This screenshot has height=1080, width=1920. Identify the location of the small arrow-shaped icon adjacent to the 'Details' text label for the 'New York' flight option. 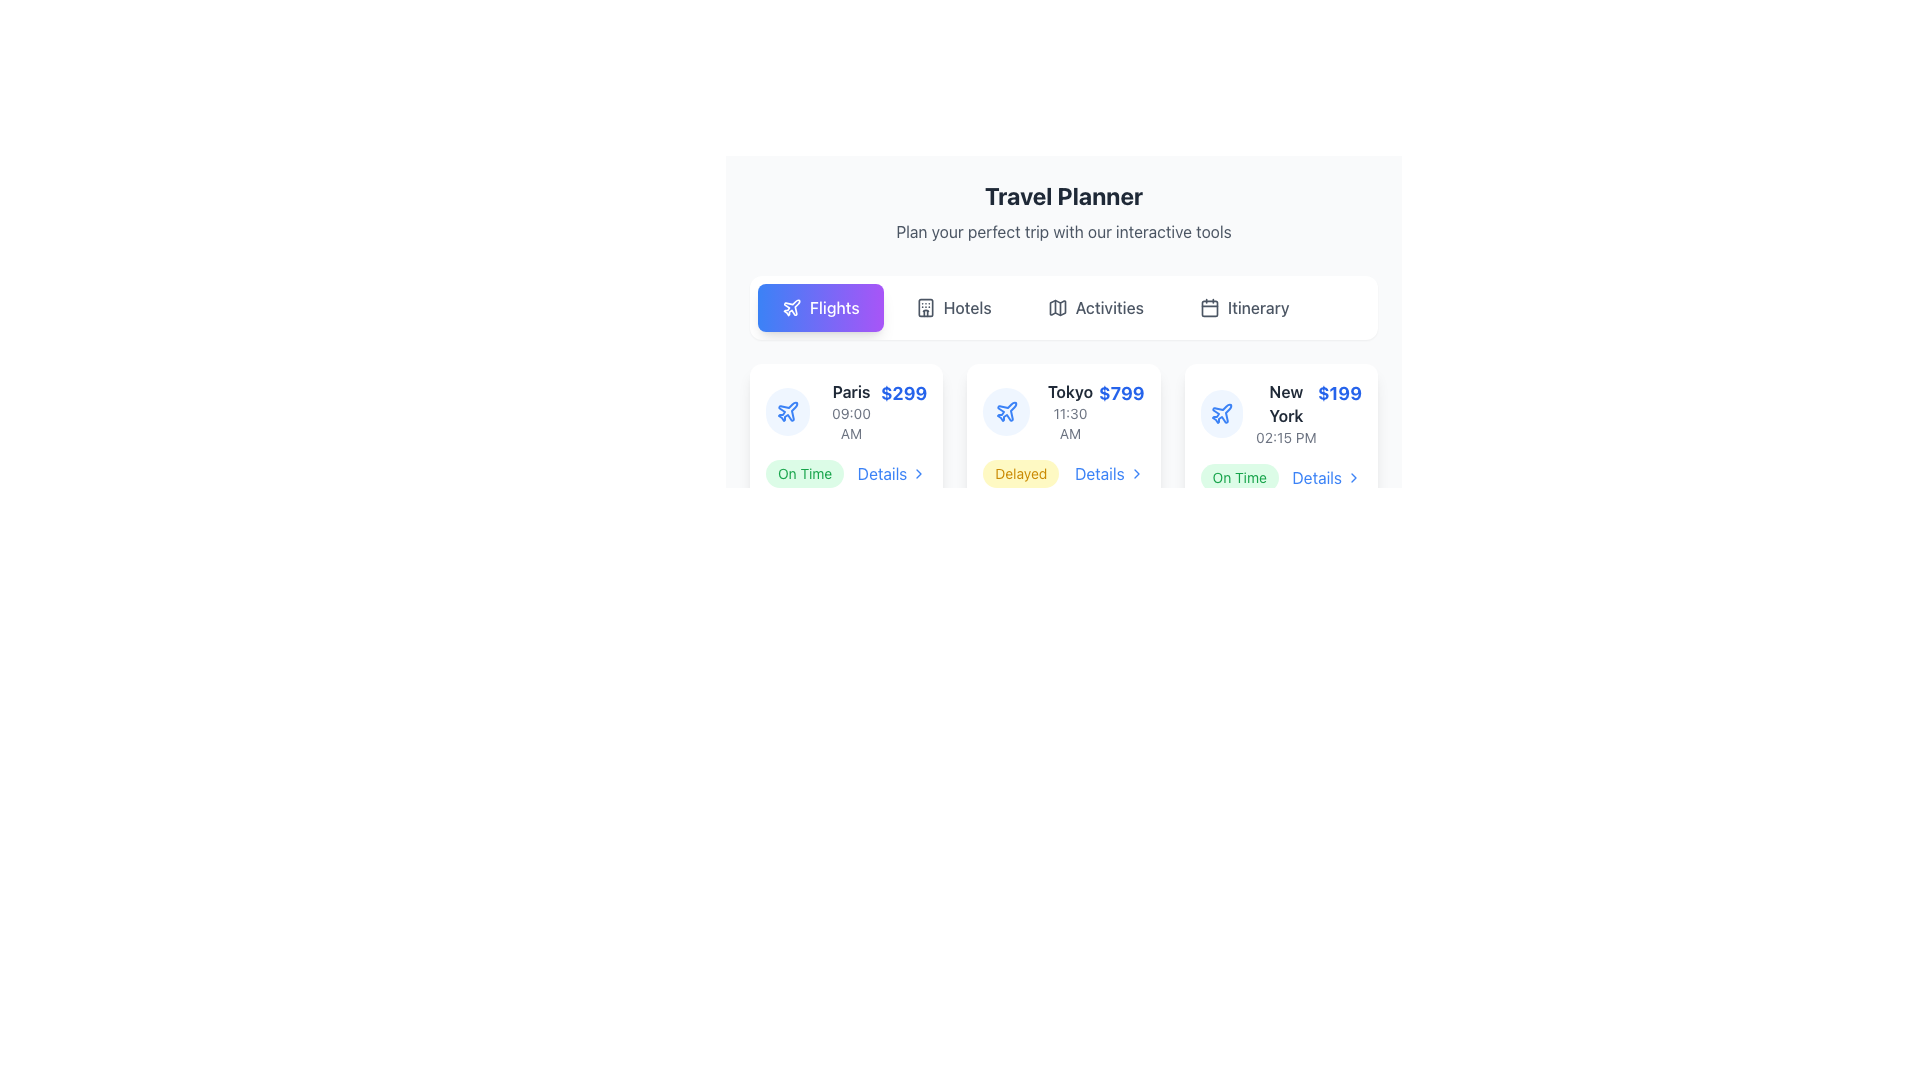
(1353, 478).